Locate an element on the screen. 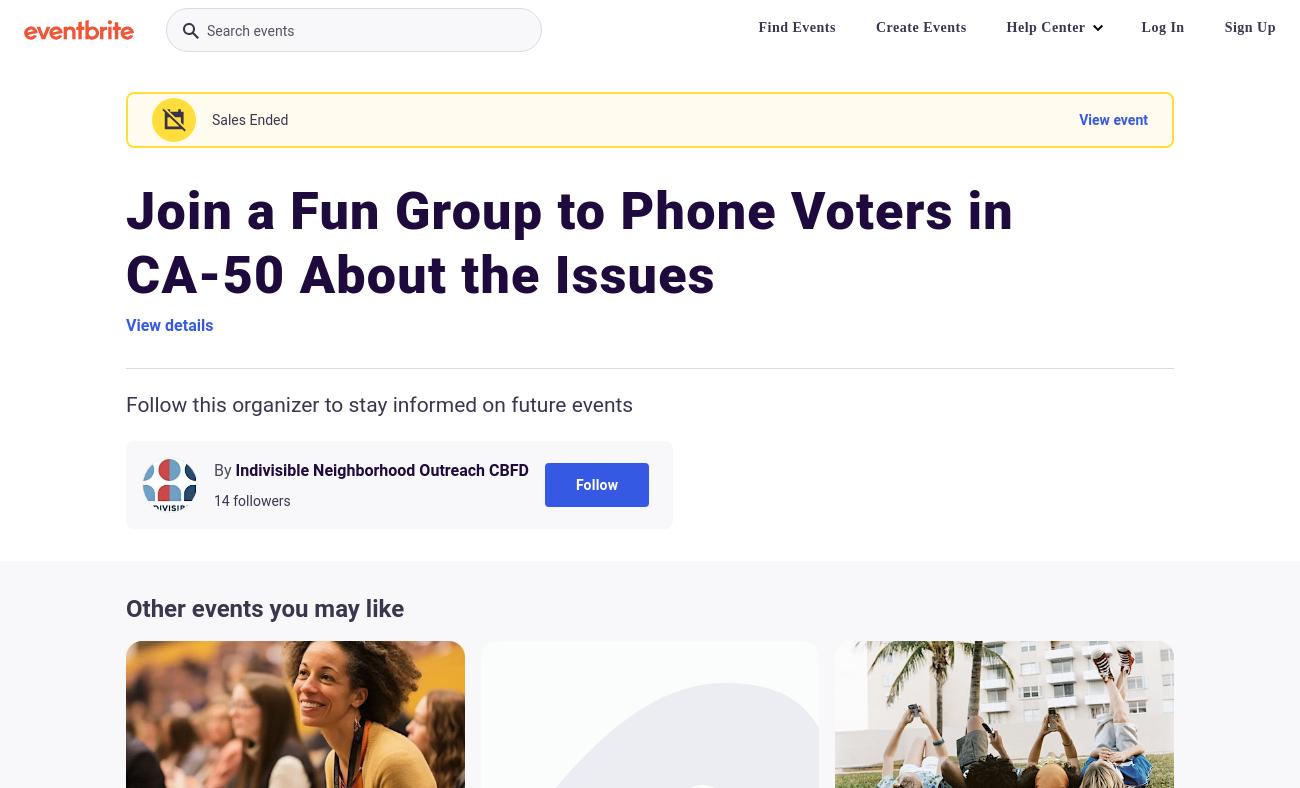  'Sales Ended' is located at coordinates (248, 120).